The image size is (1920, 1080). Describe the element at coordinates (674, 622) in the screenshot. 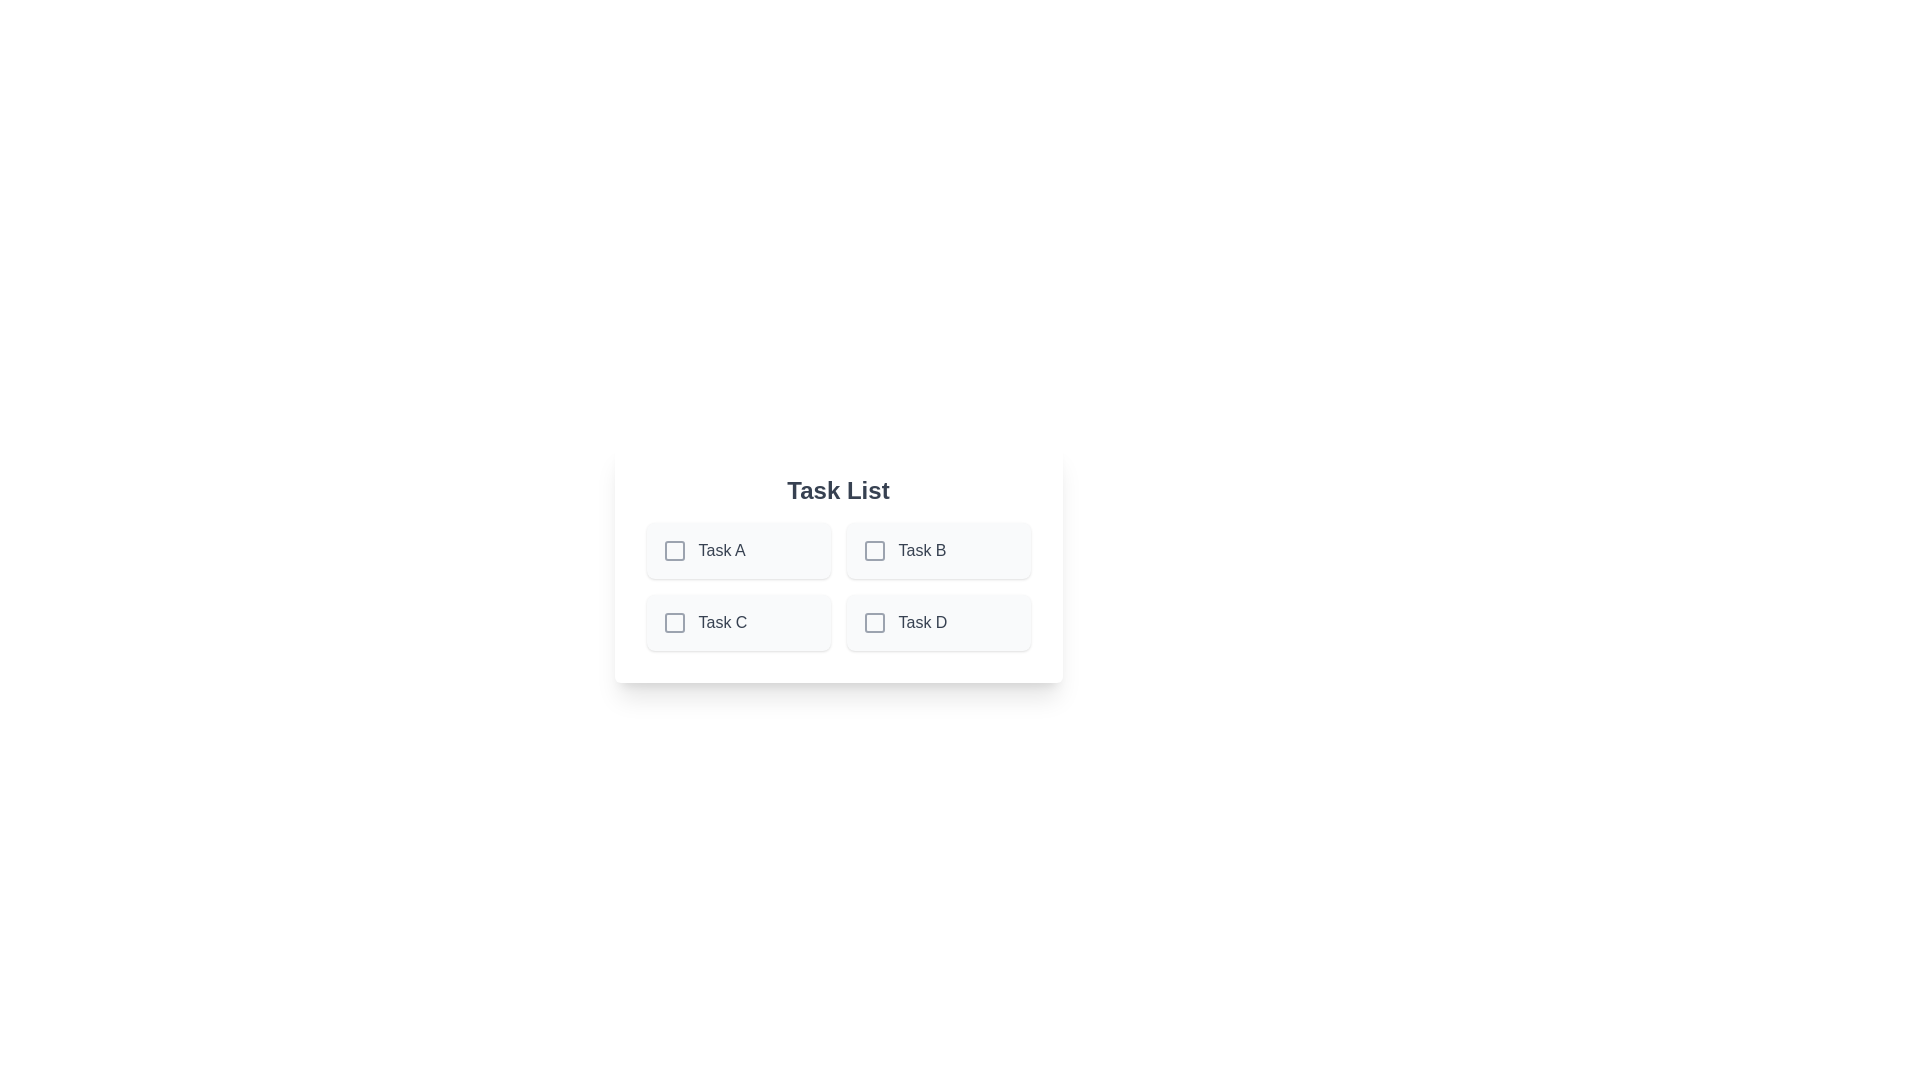

I see `the task Task C by clicking on its checkbox` at that location.